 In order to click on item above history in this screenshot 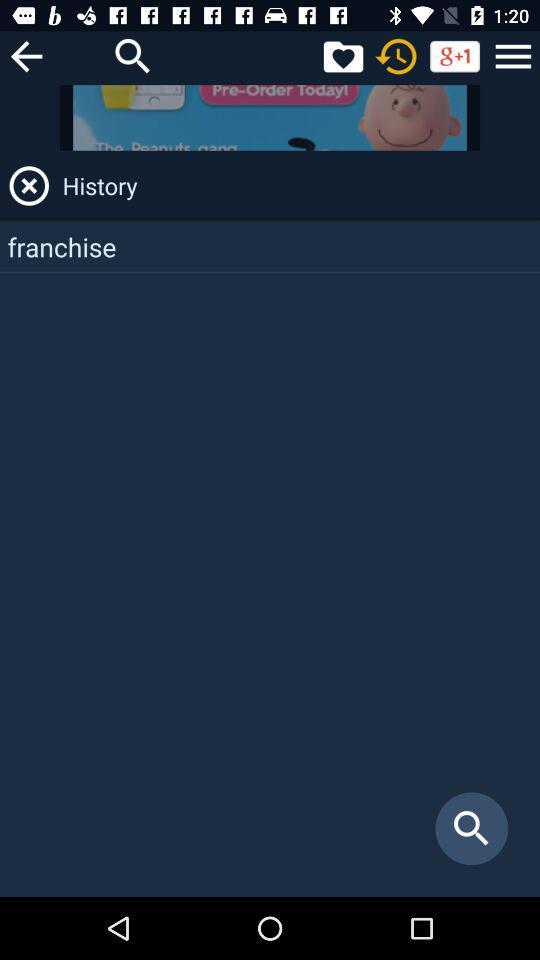, I will do `click(513, 55)`.